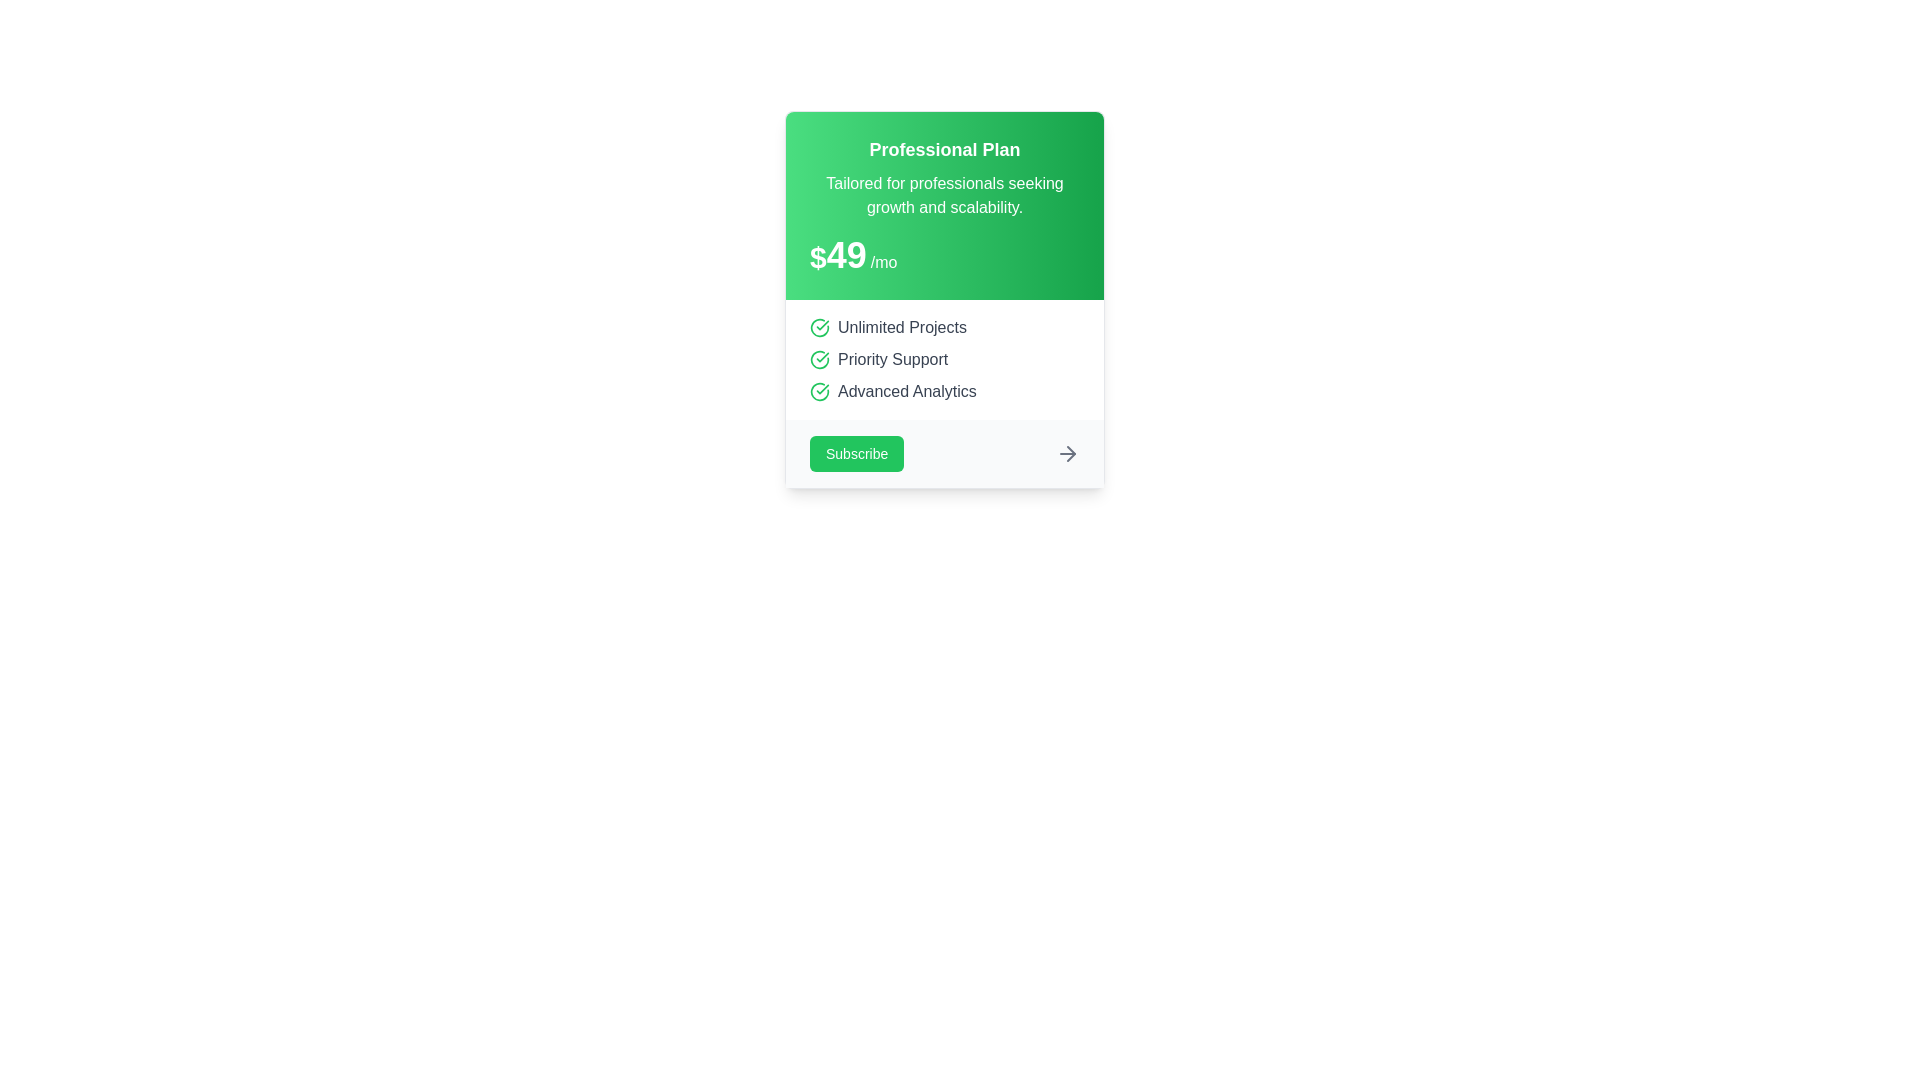 The width and height of the screenshot is (1920, 1080). I want to click on the currency symbol text that indicates the cost in dollars, located in the green header section of the subscription card, preceding the numeric '49' and the text '/mo', so click(818, 257).